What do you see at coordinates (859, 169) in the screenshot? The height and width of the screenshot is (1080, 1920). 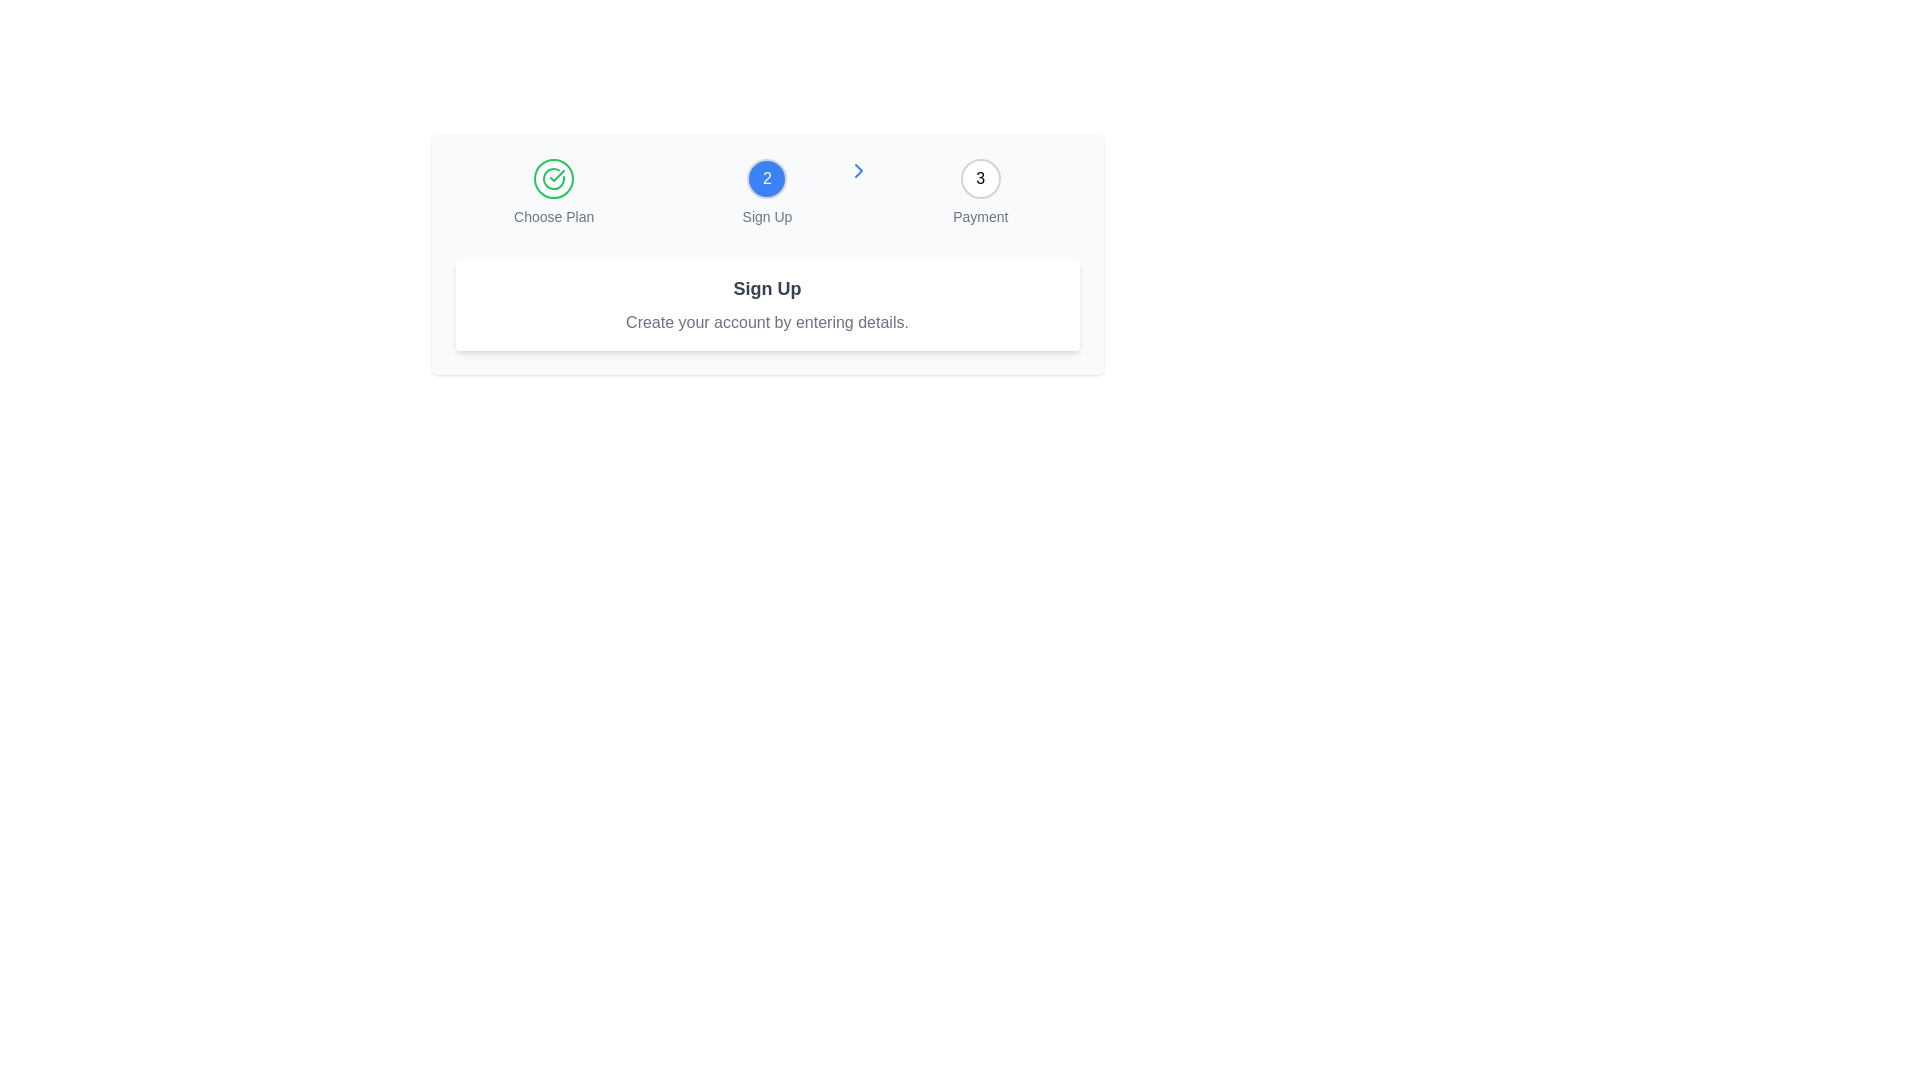 I see `the forward navigation icon located to the right of the circular '2' indicator in the stepper UI labeled 'Sign Up'` at bounding box center [859, 169].